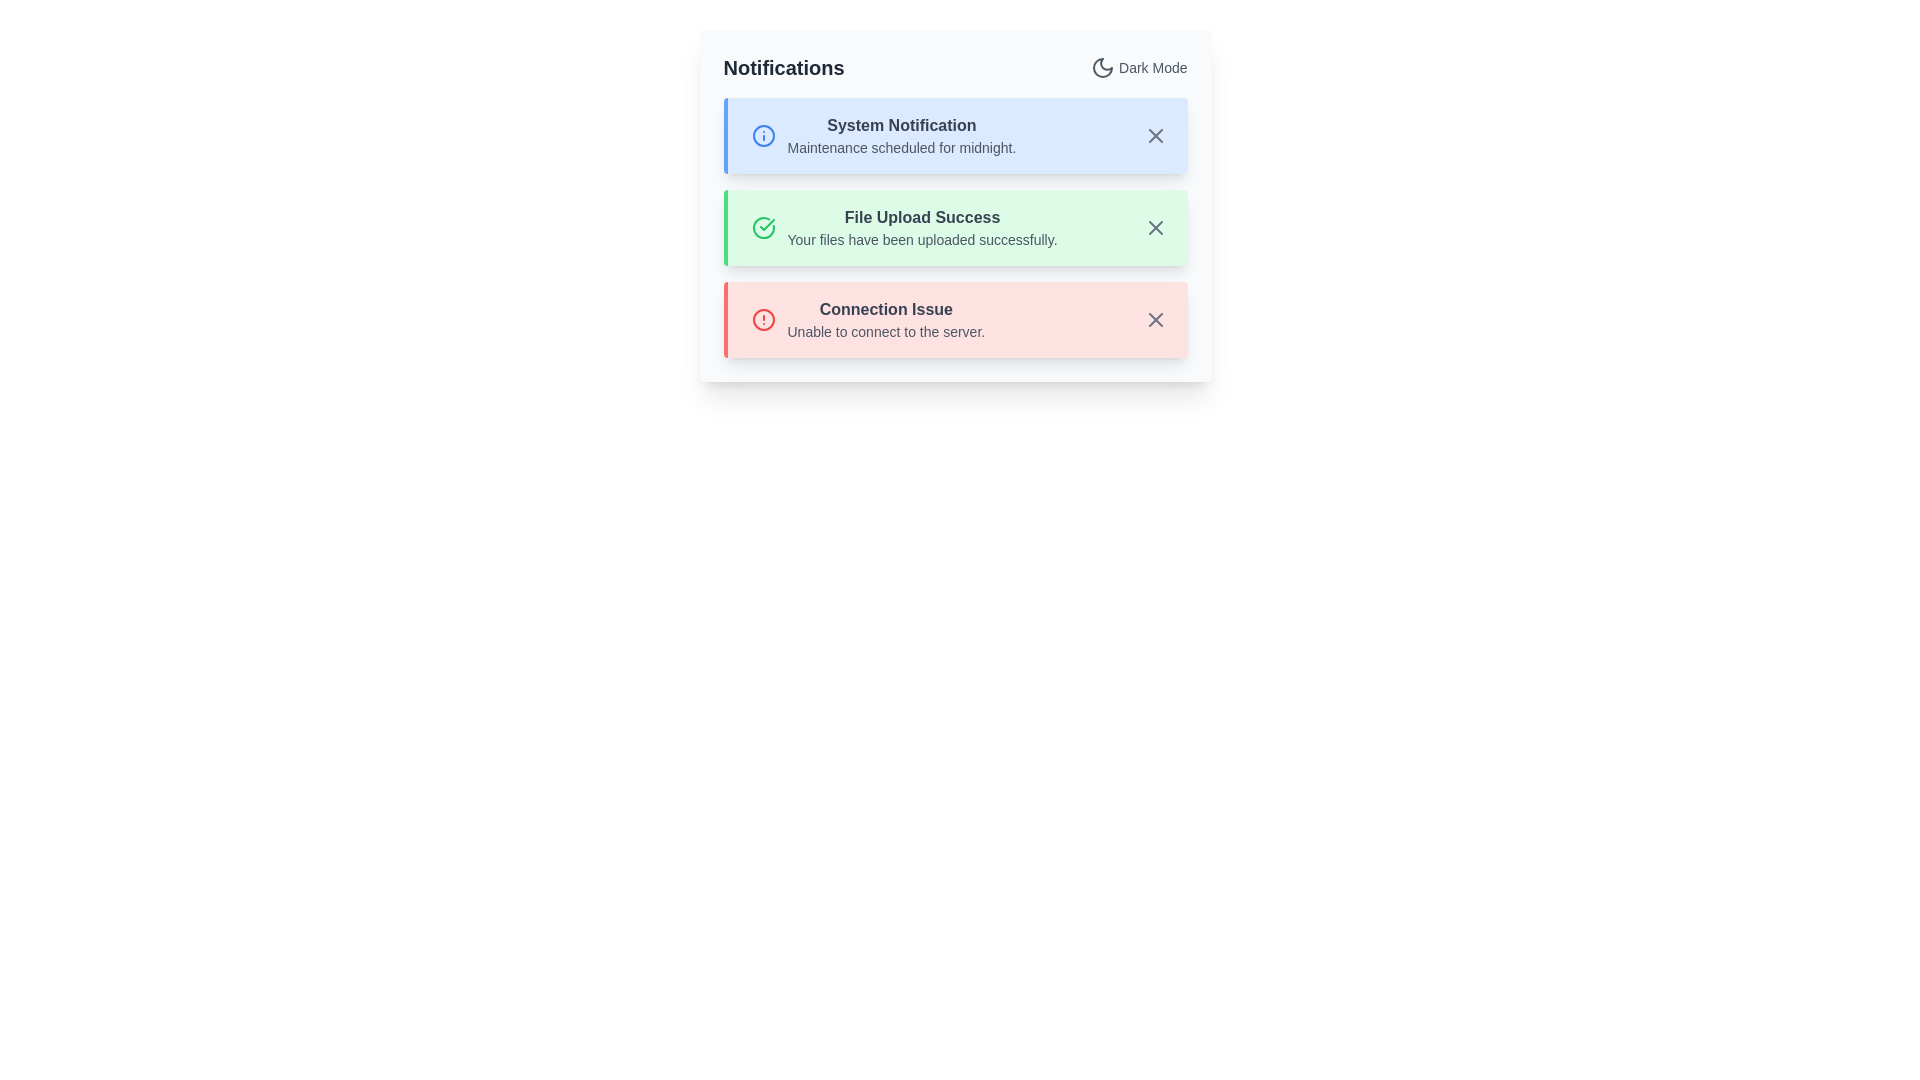 The width and height of the screenshot is (1920, 1080). What do you see at coordinates (1155, 226) in the screenshot?
I see `the dismissal icon button located on the far right-hand side of the green box containing the message 'File Upload Success'` at bounding box center [1155, 226].